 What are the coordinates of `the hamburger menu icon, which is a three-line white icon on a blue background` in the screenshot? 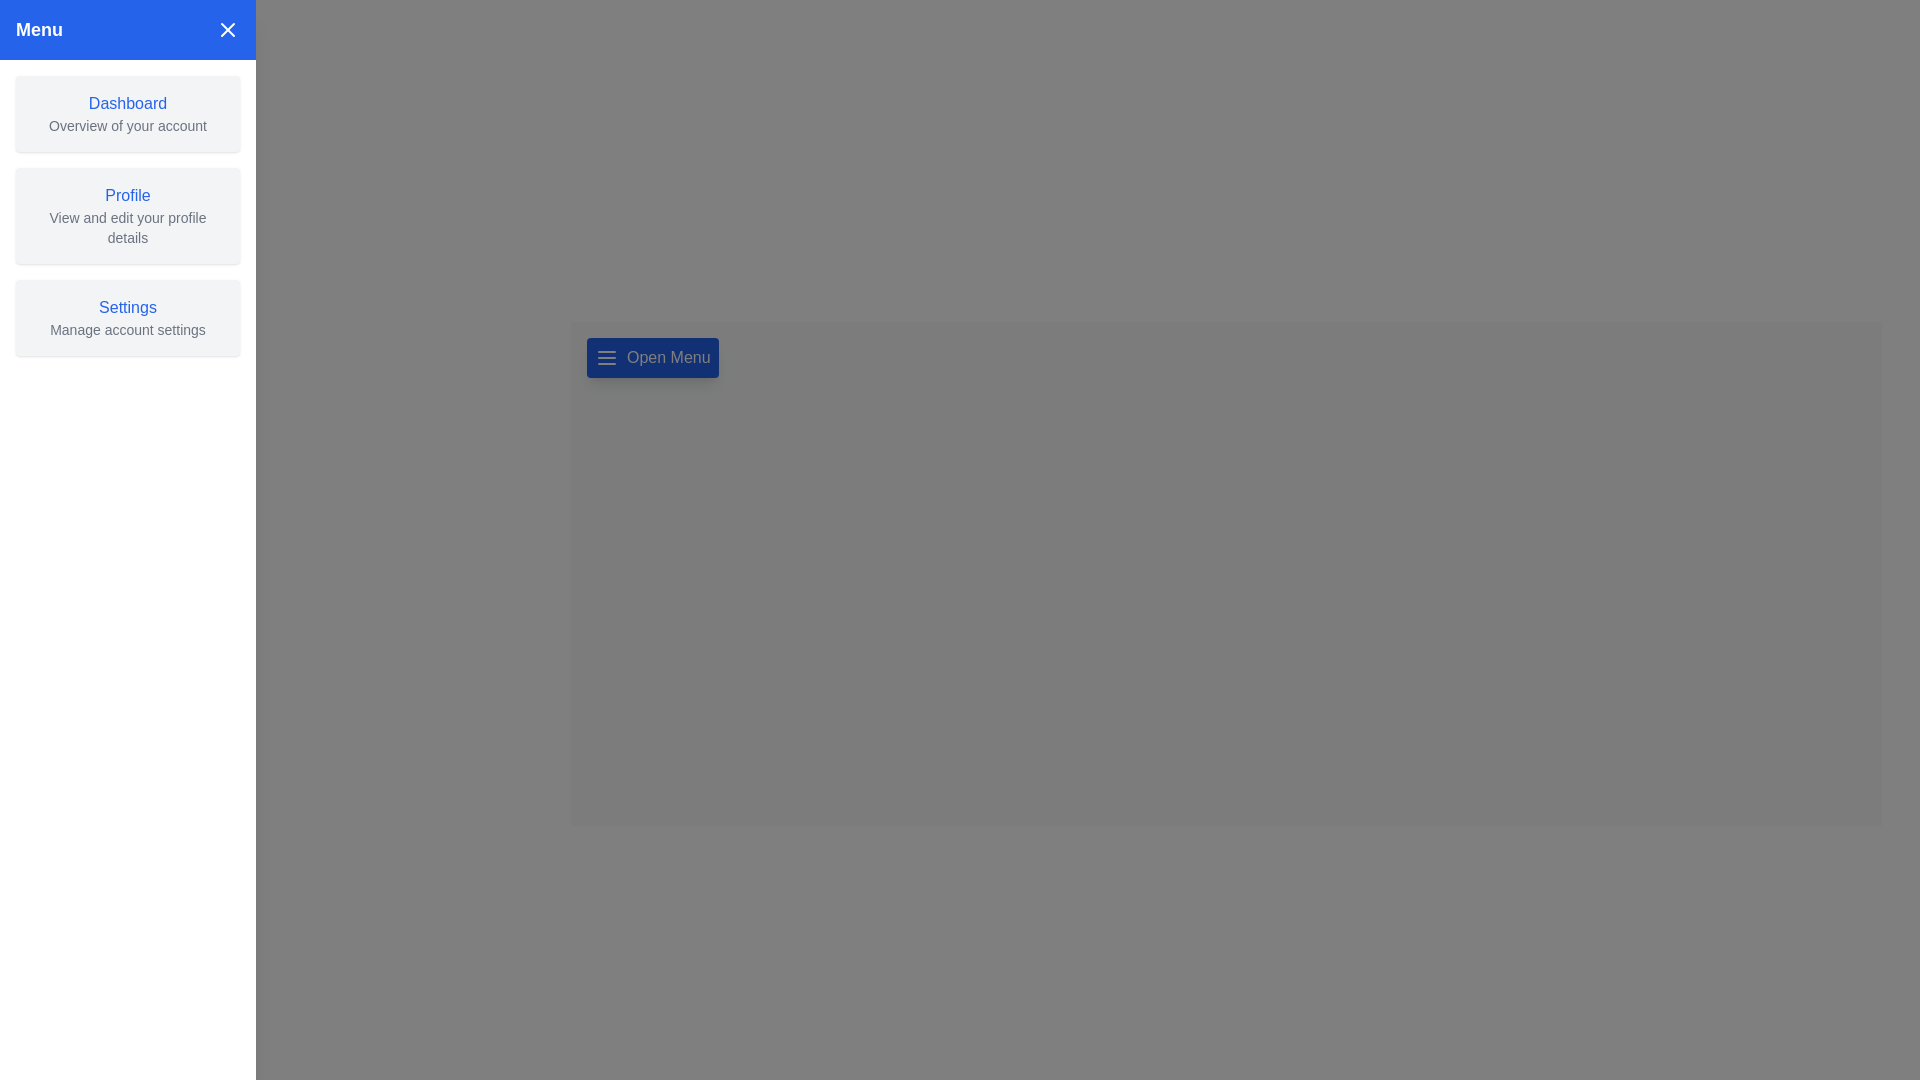 It's located at (605, 357).